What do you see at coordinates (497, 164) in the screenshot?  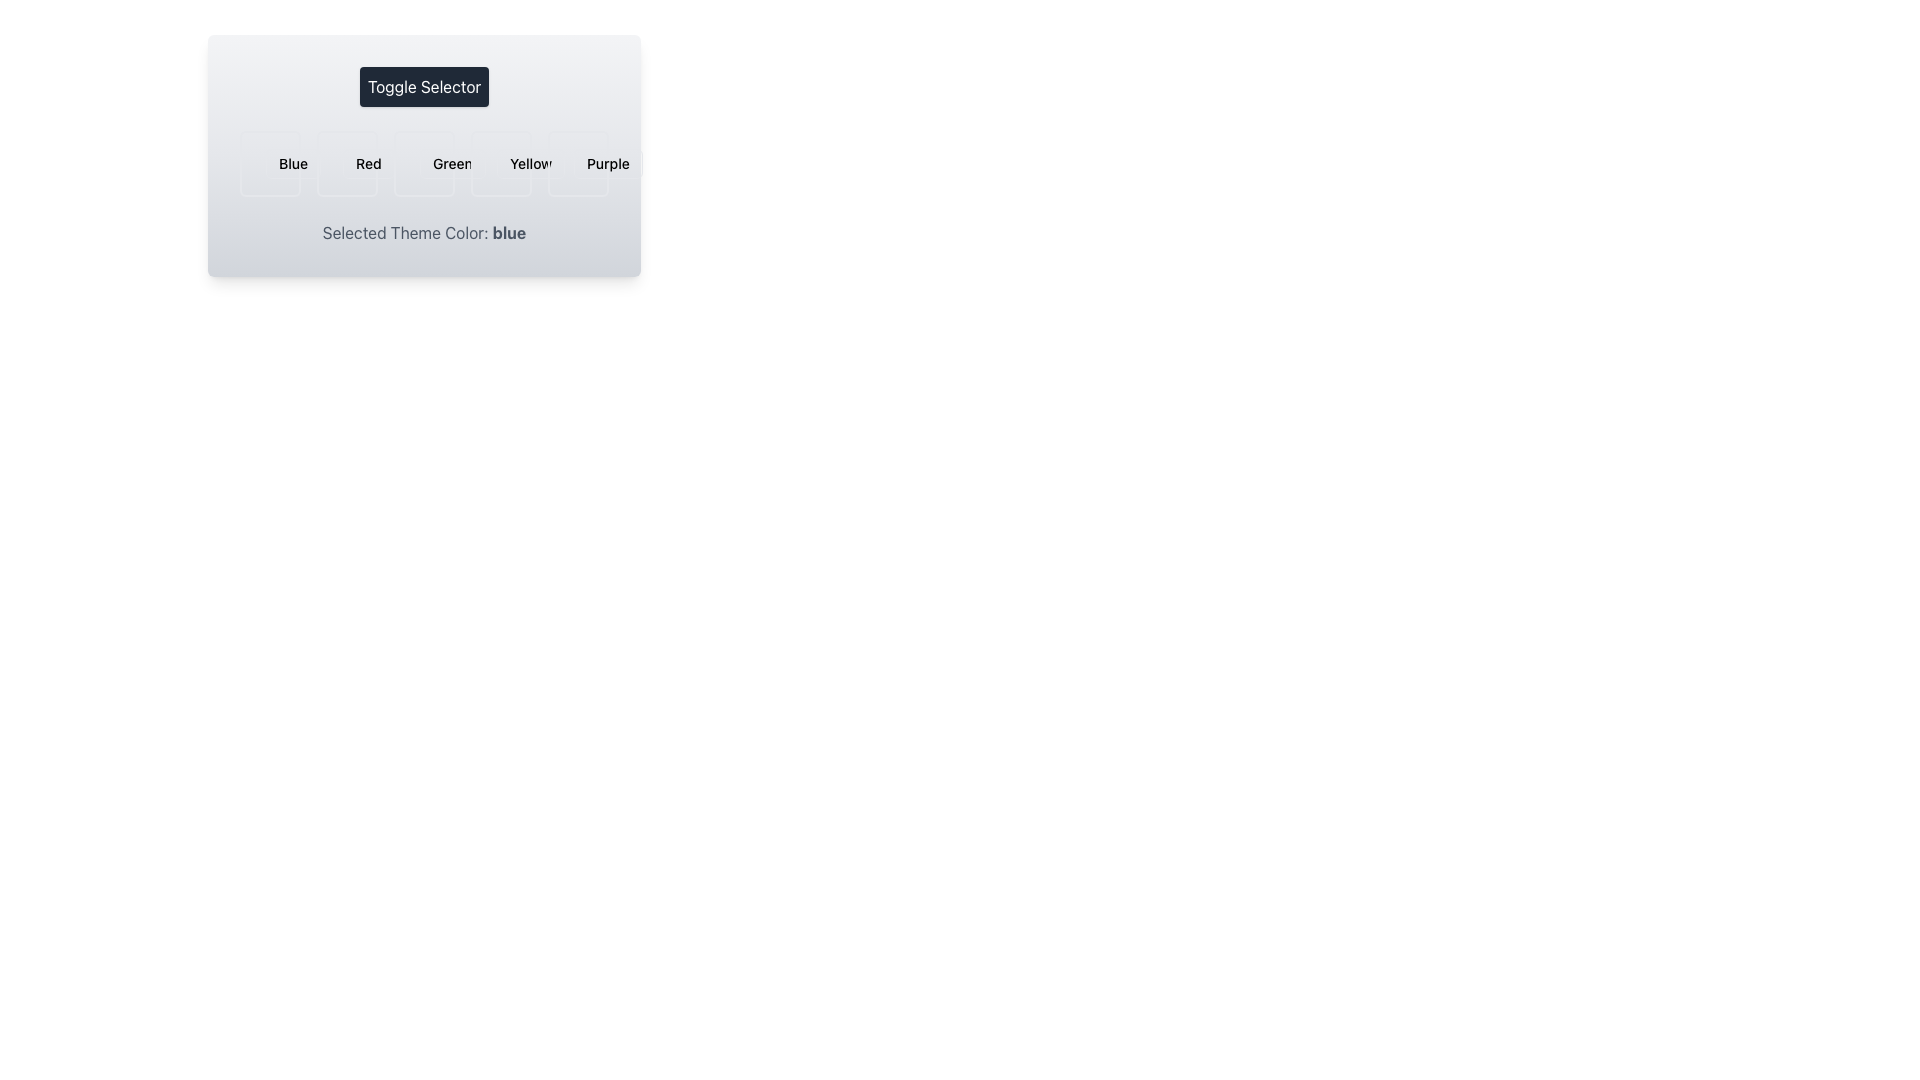 I see `the central circular element in the SVG graphic that serves as a visual indication or decoration, aligned with the 'Yellow' theme selector option` at bounding box center [497, 164].